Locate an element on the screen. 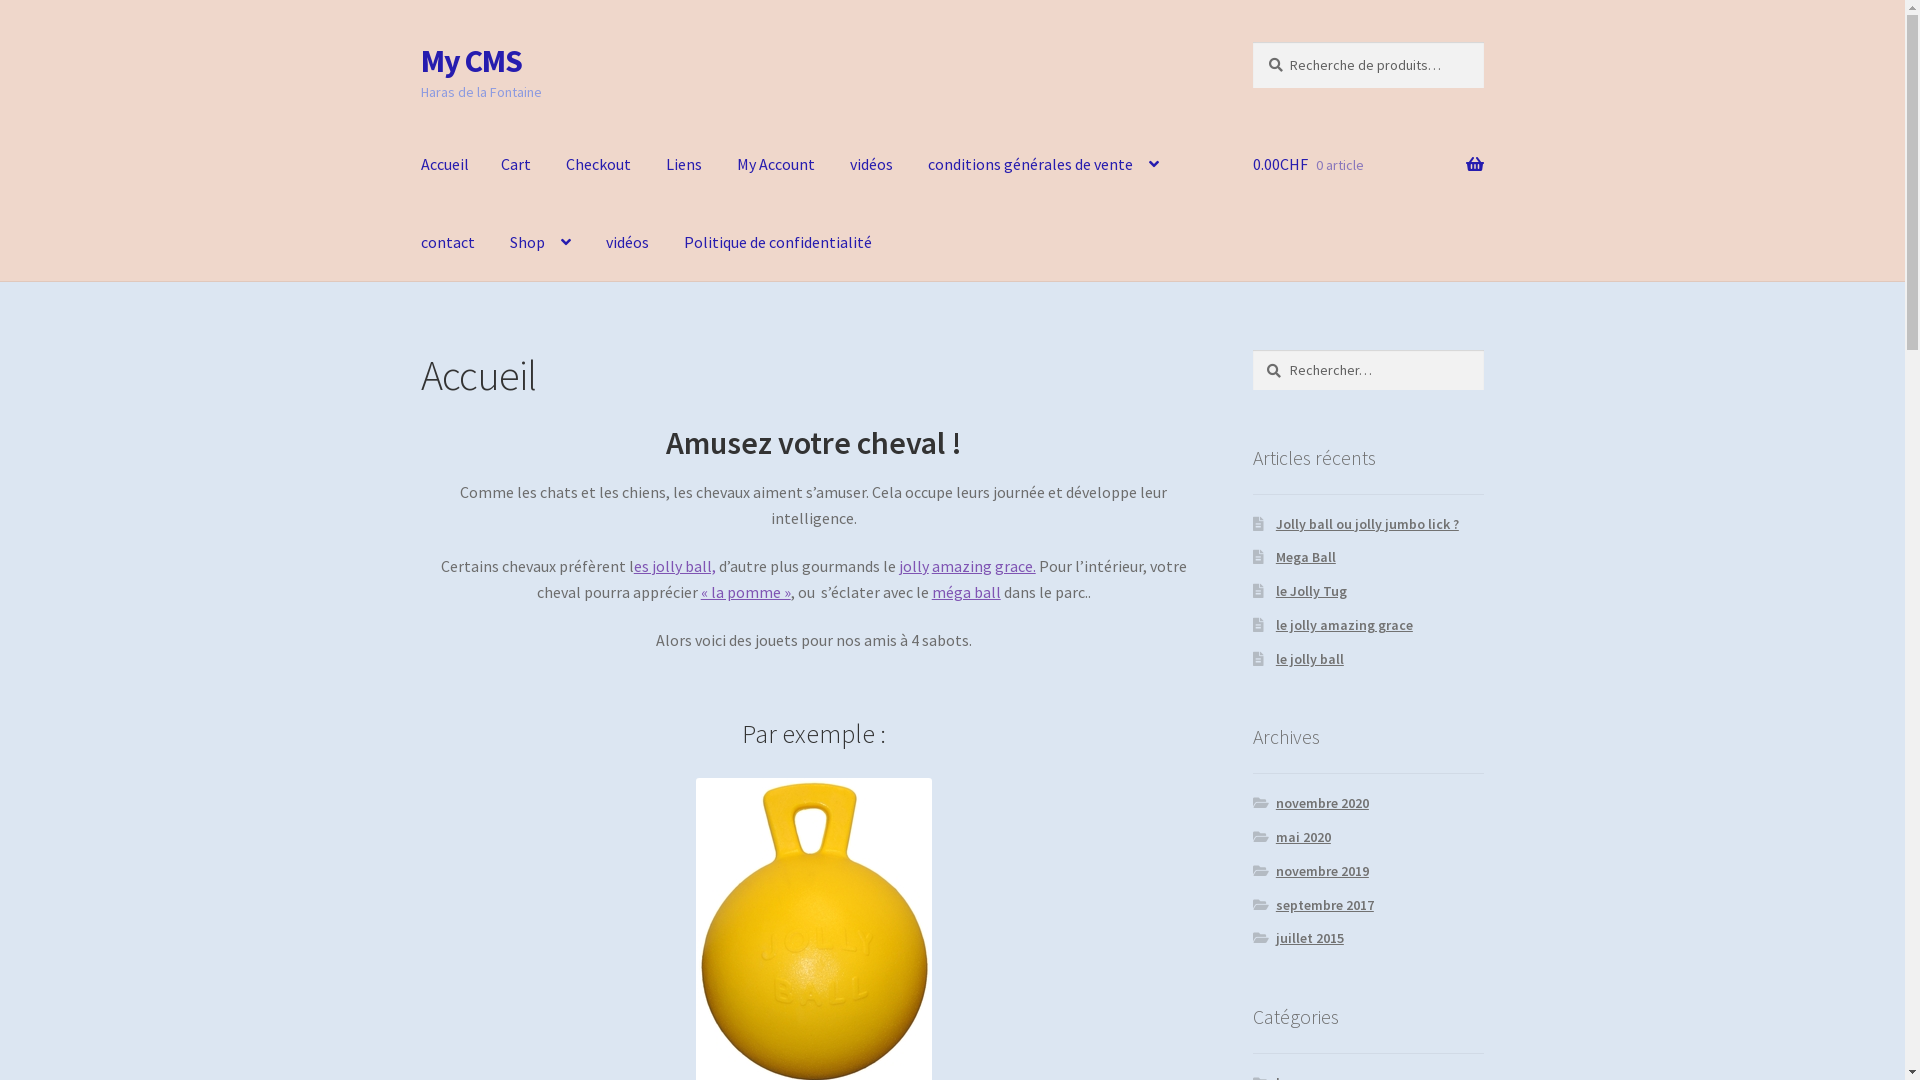 Image resolution: width=1920 pixels, height=1080 pixels. 'es jolly ball,' is located at coordinates (632, 566).